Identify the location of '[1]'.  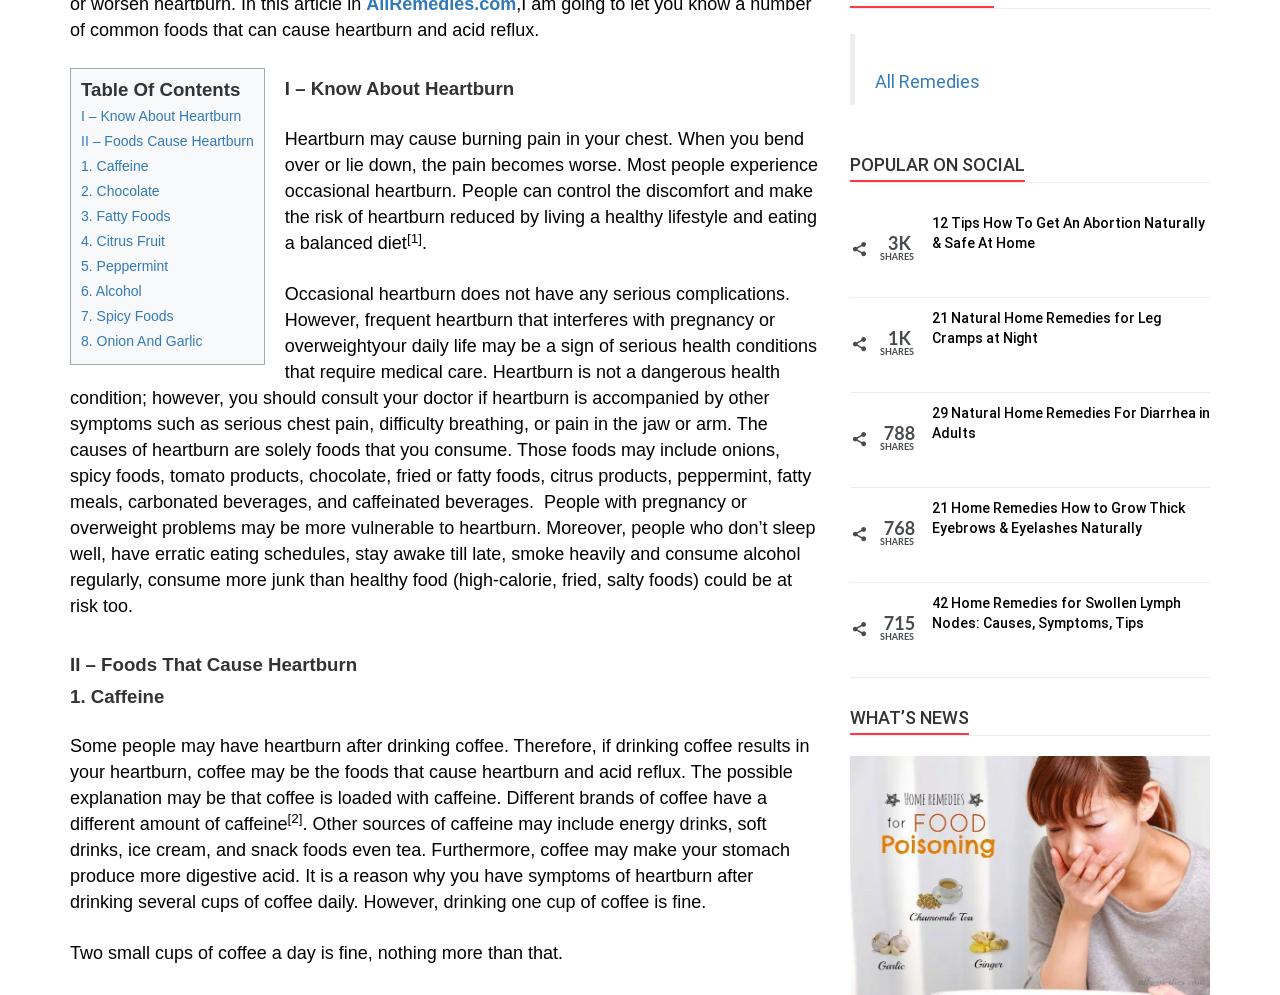
(412, 237).